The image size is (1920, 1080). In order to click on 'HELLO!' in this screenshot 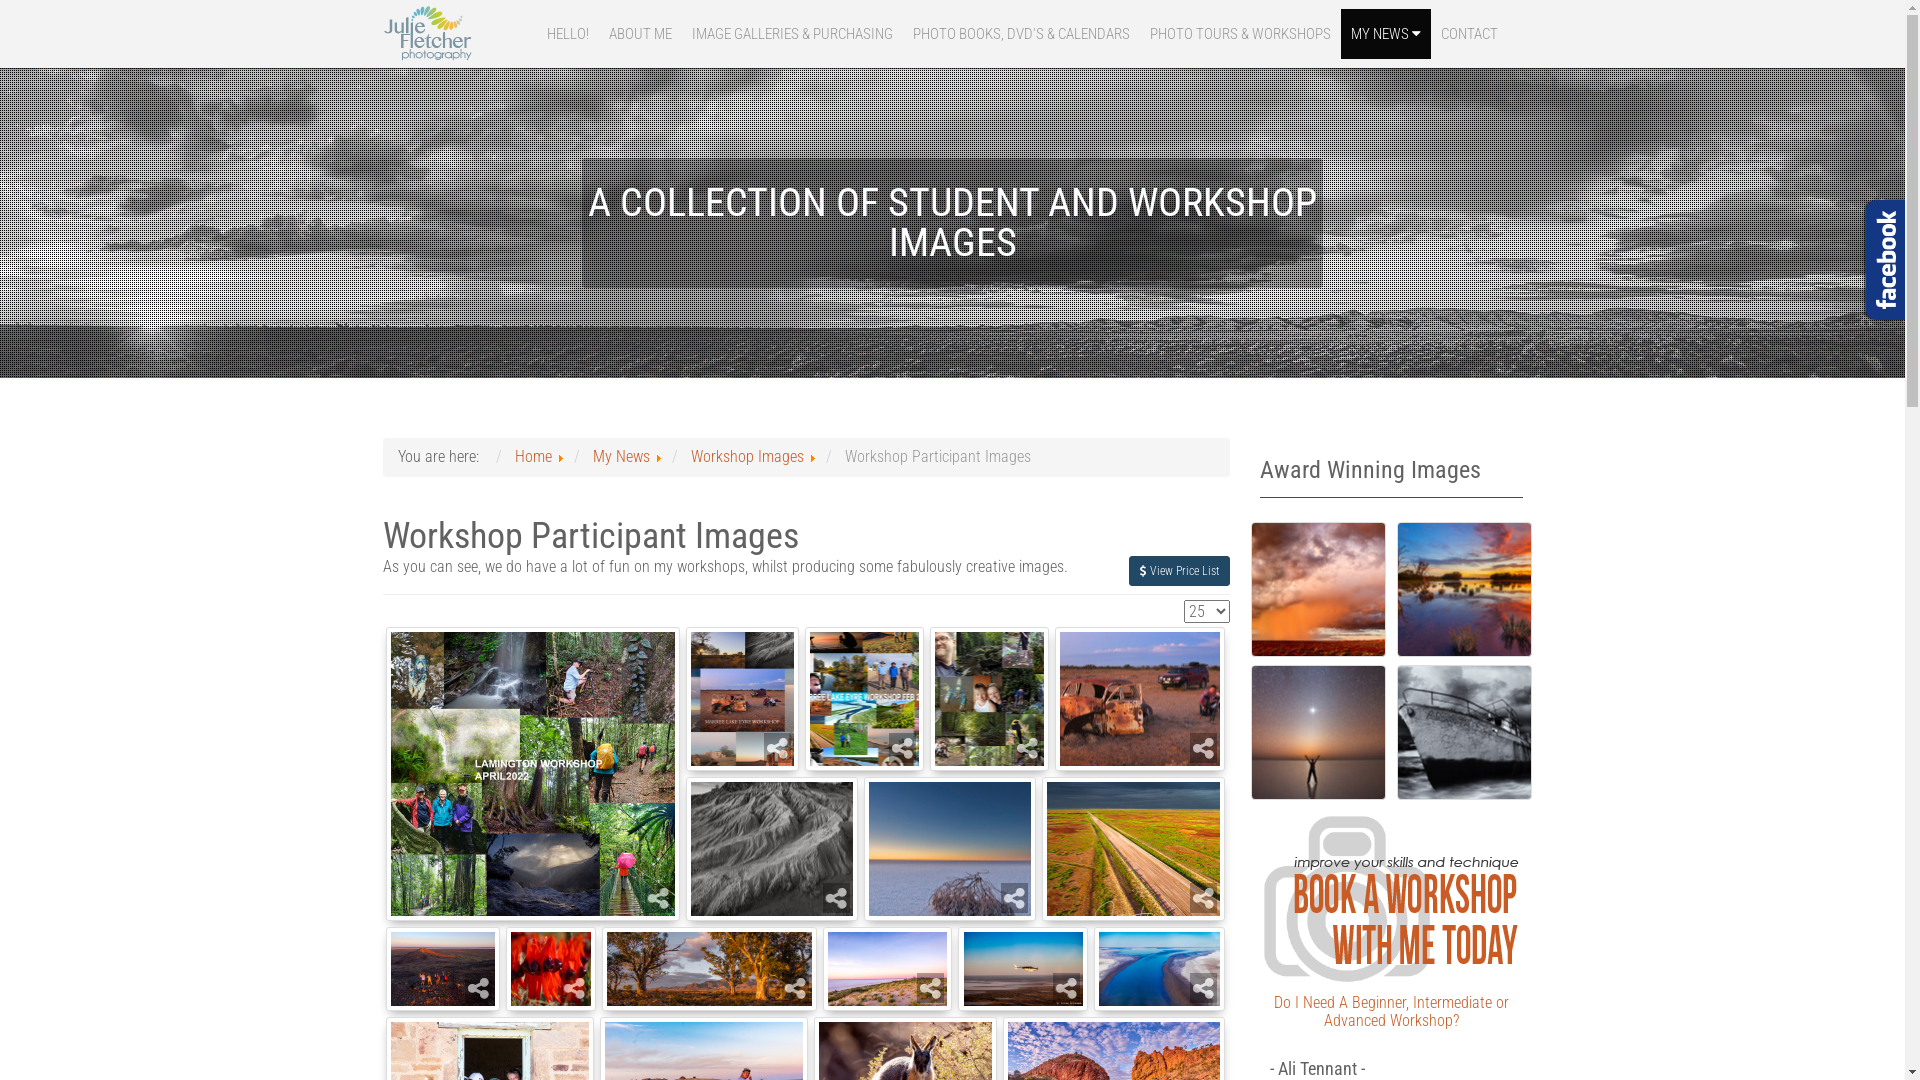, I will do `click(565, 34)`.